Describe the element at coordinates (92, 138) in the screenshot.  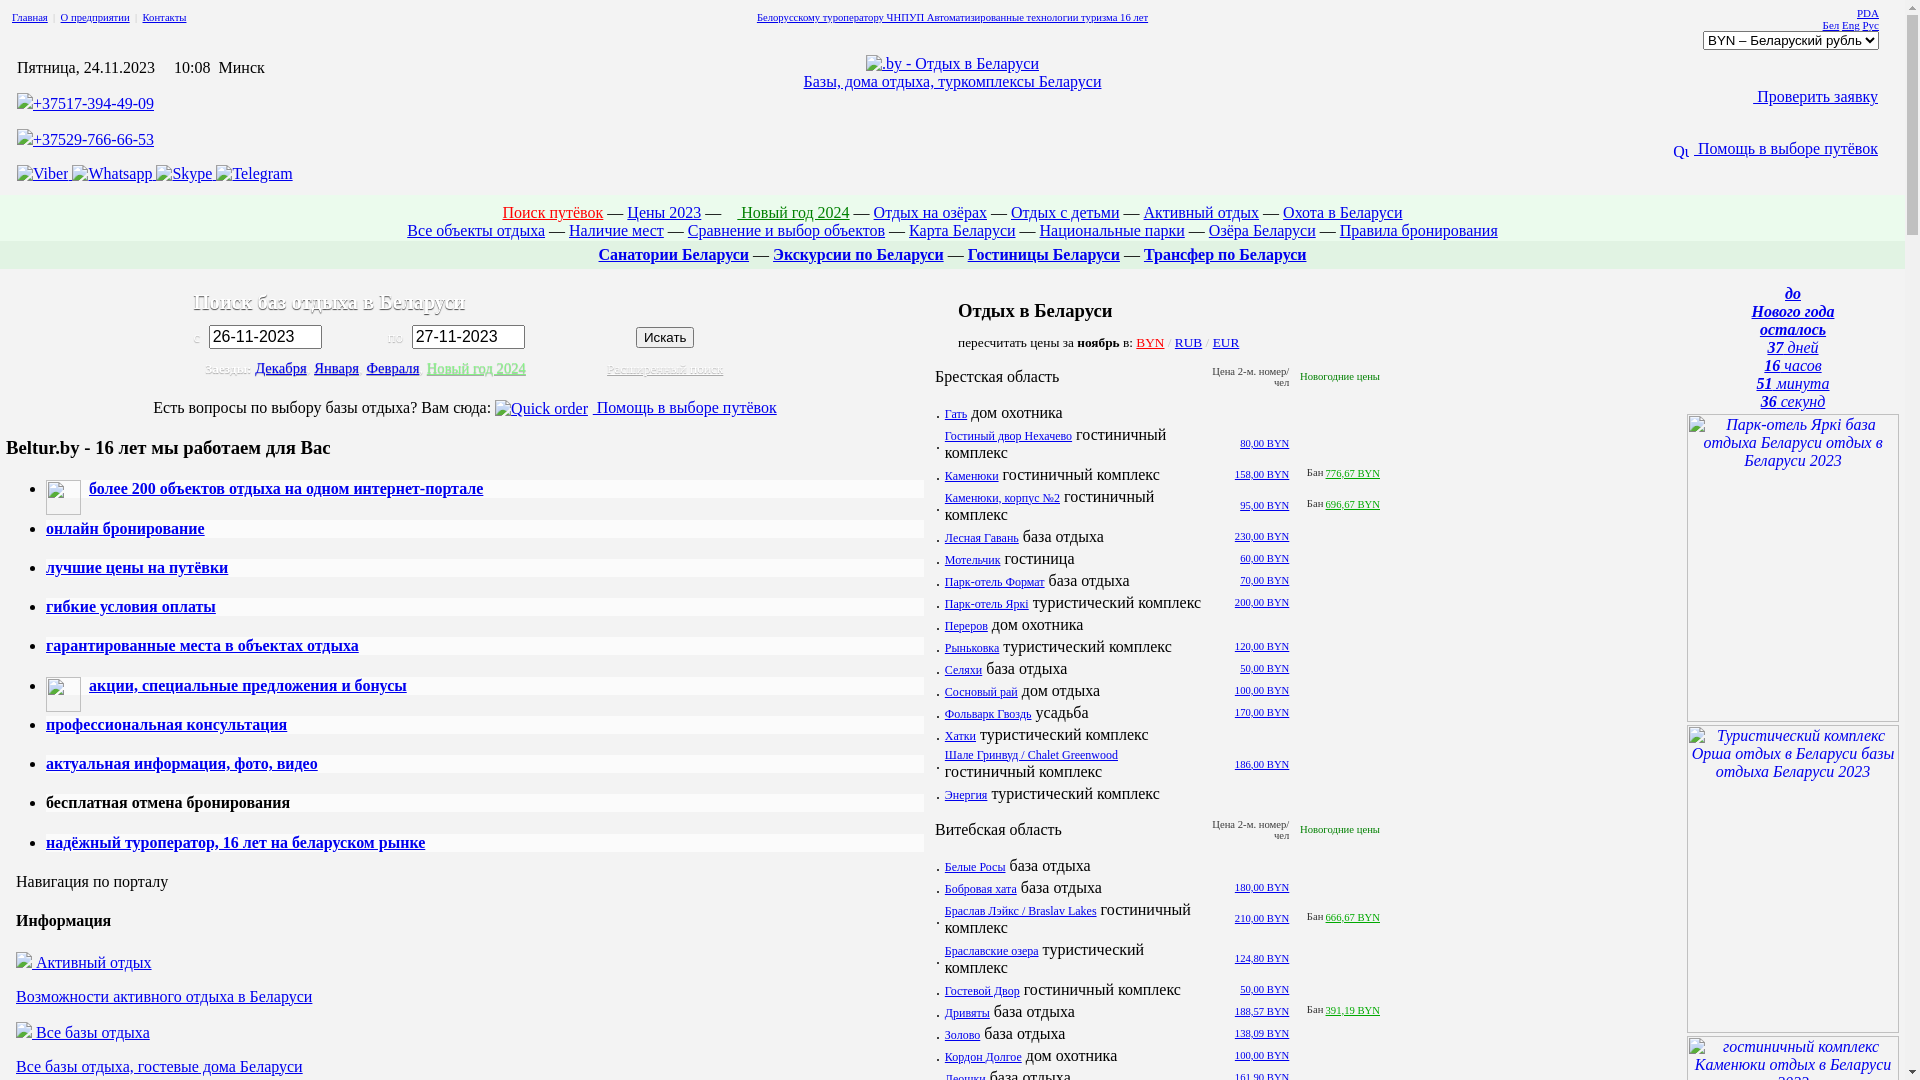
I see `'+37529-766-66-53'` at that location.